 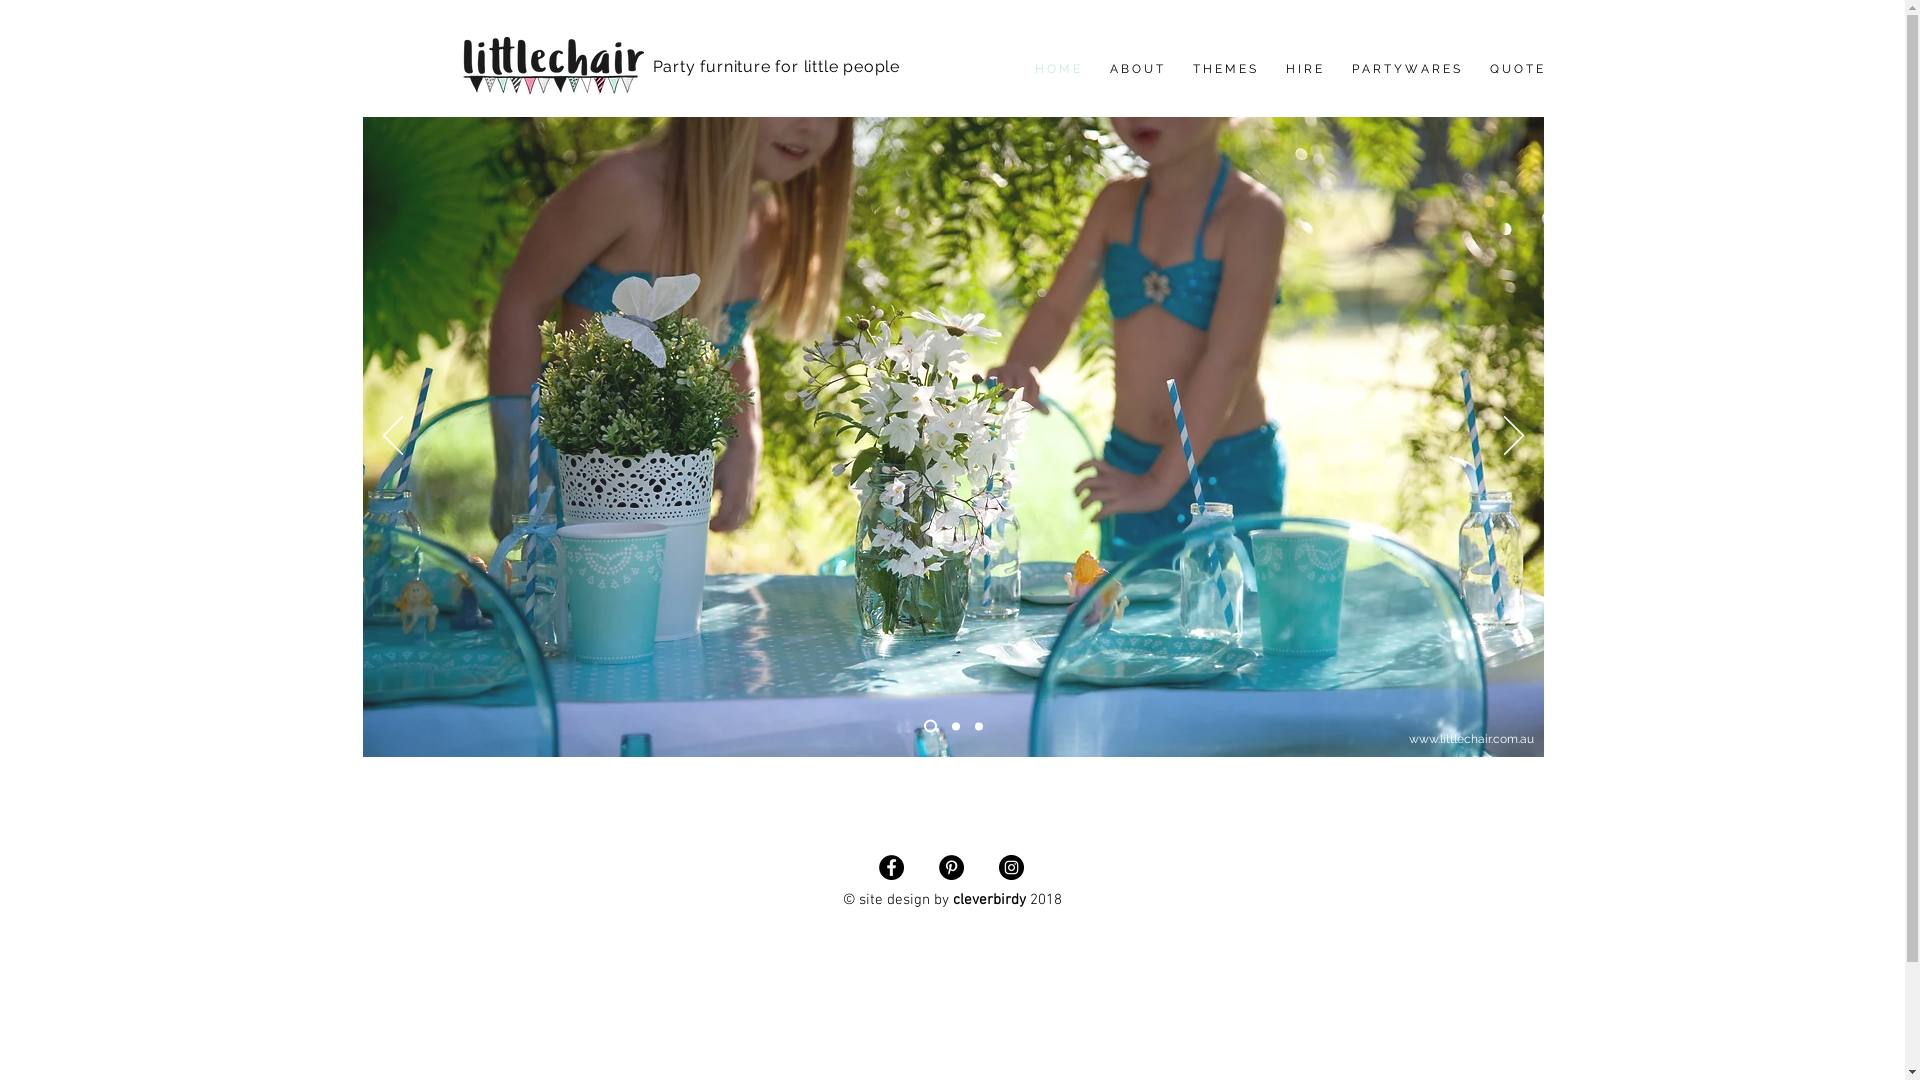 What do you see at coordinates (1302, 68) in the screenshot?
I see `'H I R E'` at bounding box center [1302, 68].